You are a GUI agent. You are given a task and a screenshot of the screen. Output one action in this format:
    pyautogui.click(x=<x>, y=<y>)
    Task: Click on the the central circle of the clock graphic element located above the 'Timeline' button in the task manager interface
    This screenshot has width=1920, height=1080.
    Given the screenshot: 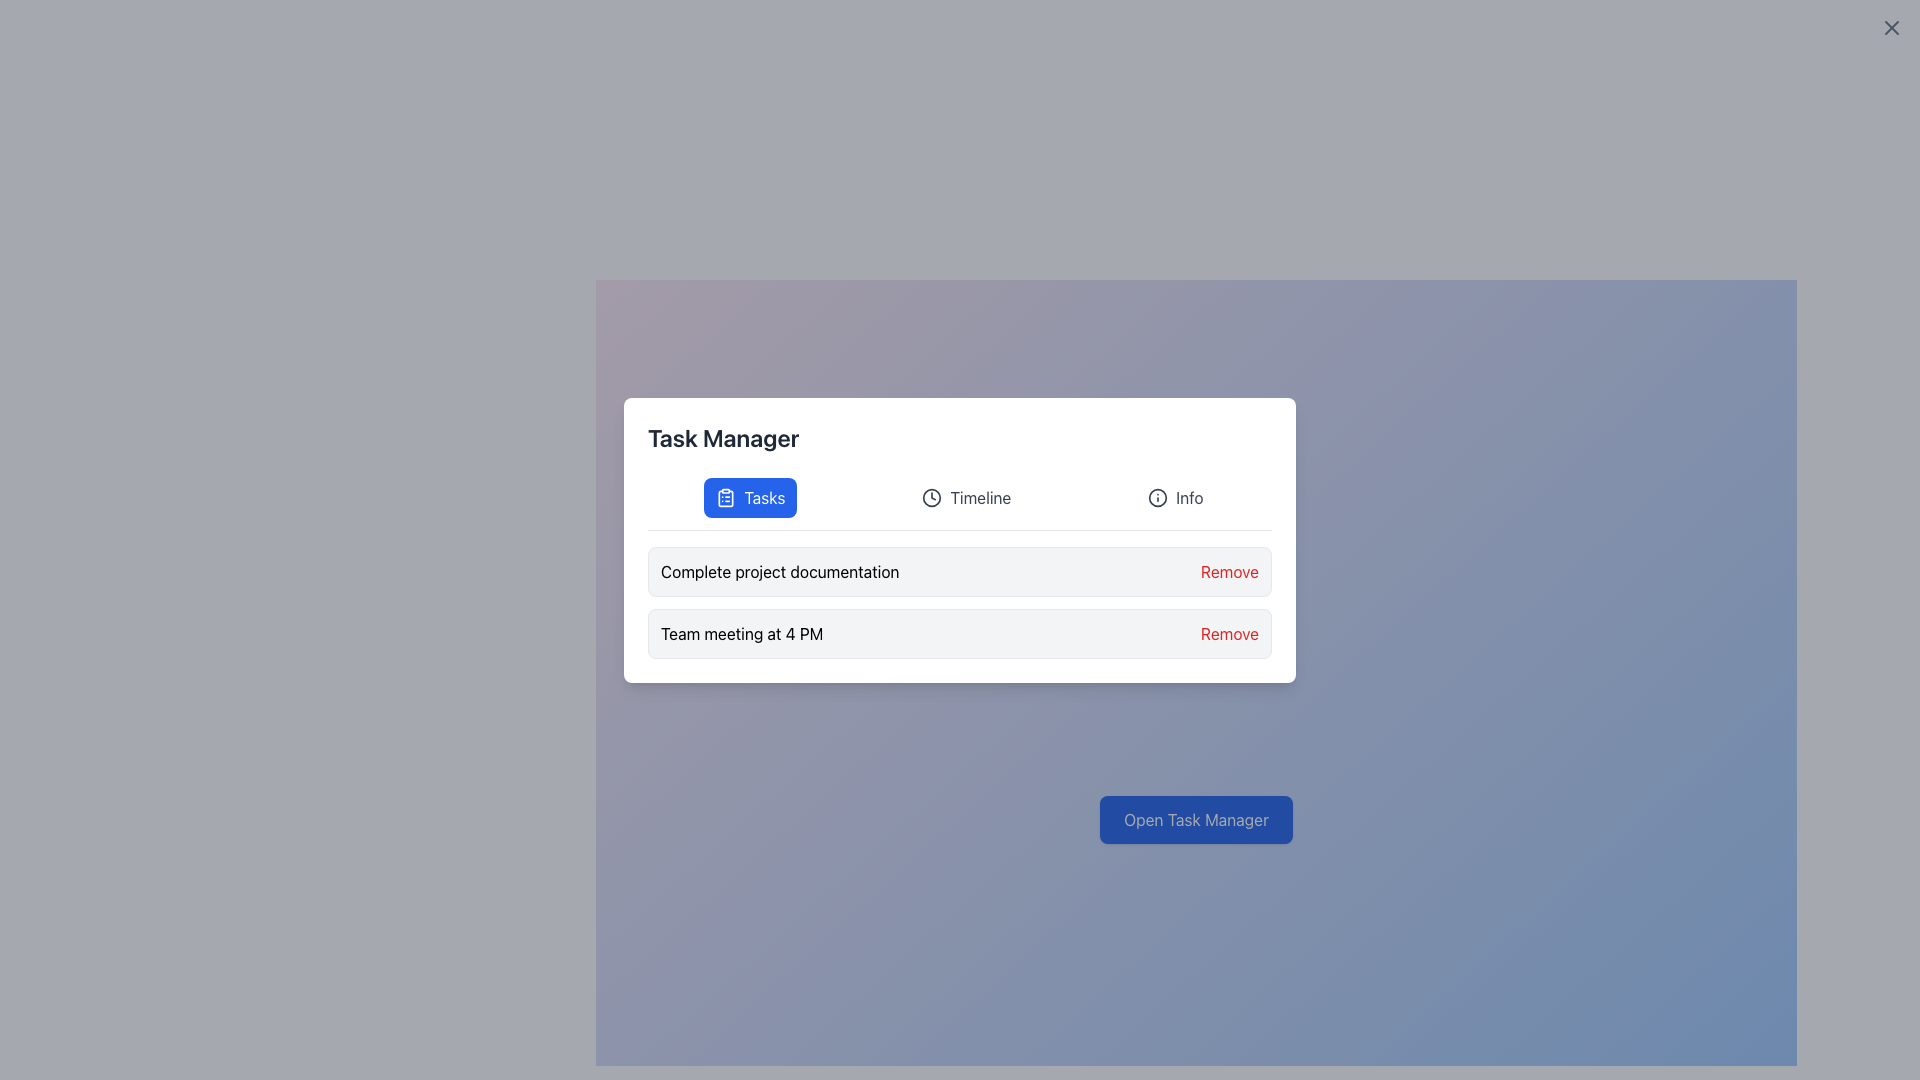 What is the action you would take?
    pyautogui.click(x=931, y=496)
    